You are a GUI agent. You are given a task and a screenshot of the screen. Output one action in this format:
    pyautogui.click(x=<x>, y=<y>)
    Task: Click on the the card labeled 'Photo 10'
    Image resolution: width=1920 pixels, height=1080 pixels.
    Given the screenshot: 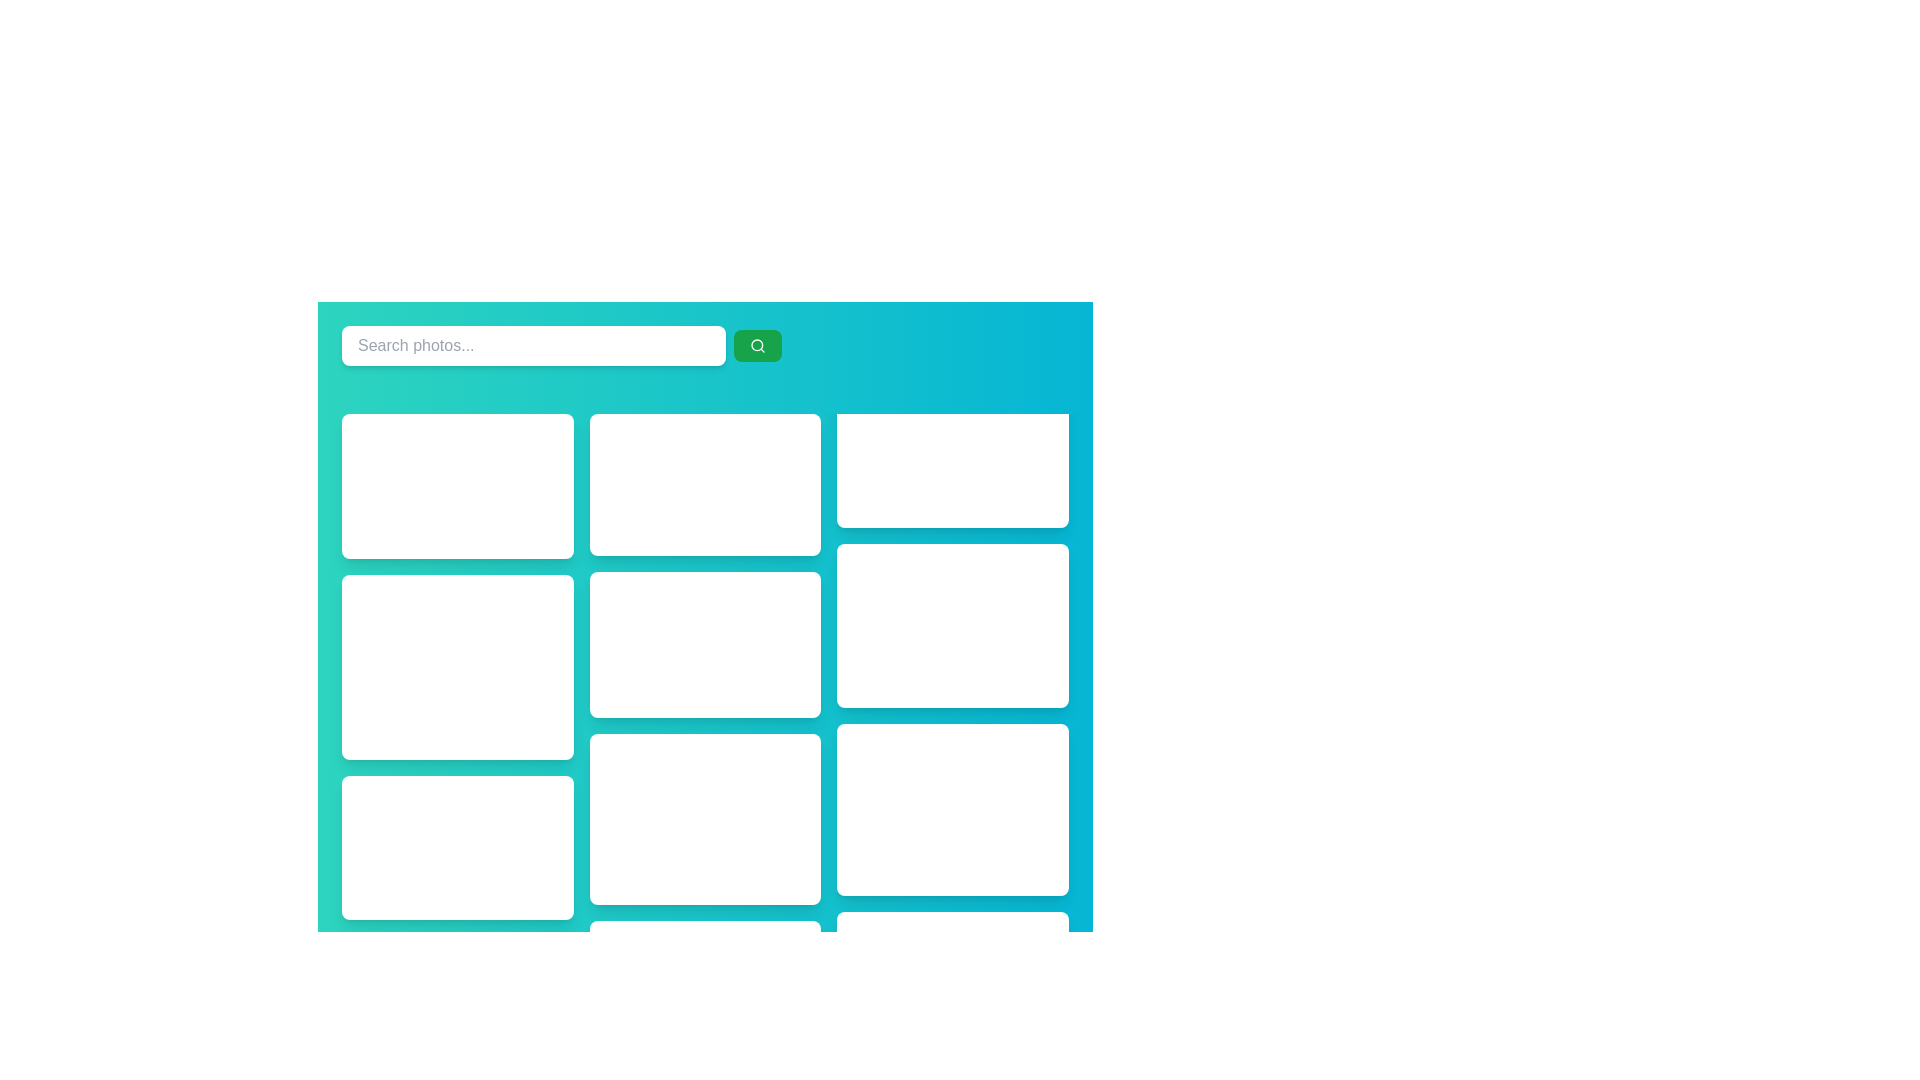 What is the action you would take?
    pyautogui.click(x=952, y=624)
    